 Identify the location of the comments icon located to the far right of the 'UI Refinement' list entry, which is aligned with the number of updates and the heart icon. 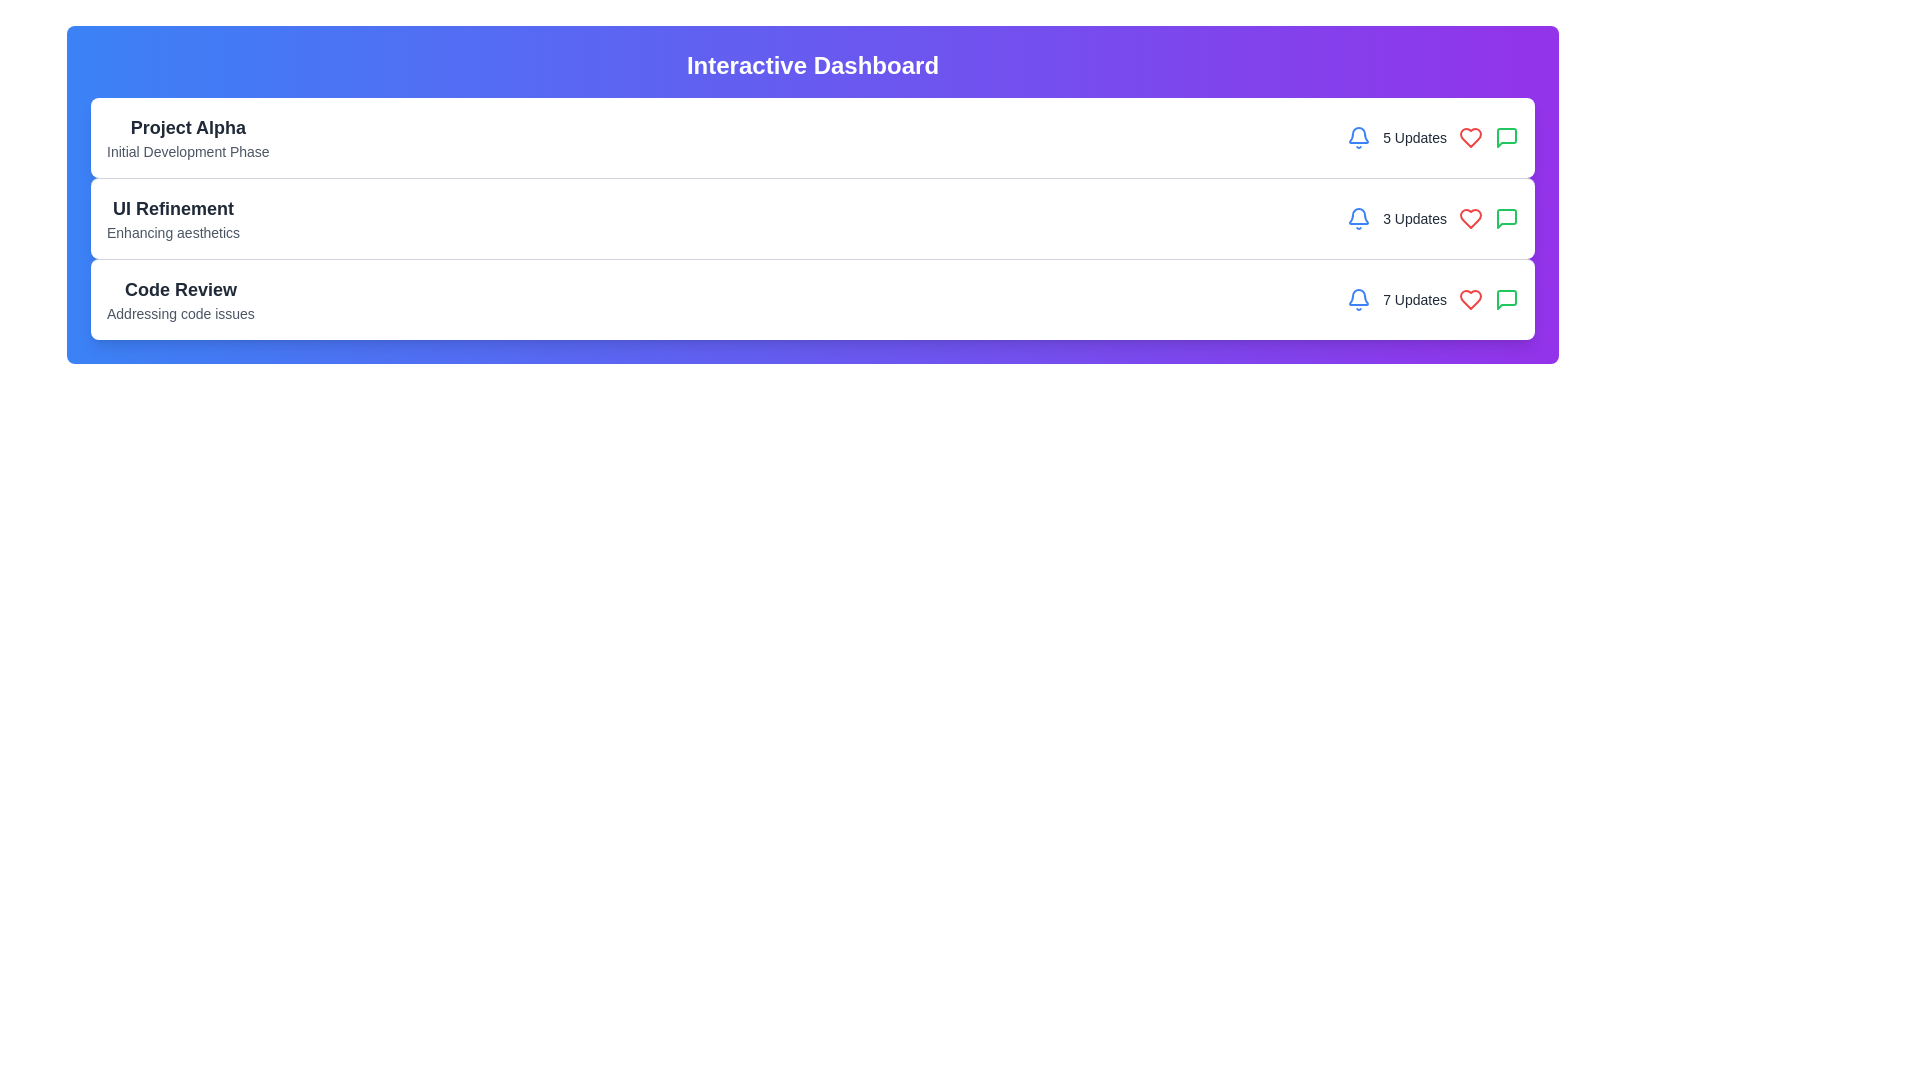
(1507, 300).